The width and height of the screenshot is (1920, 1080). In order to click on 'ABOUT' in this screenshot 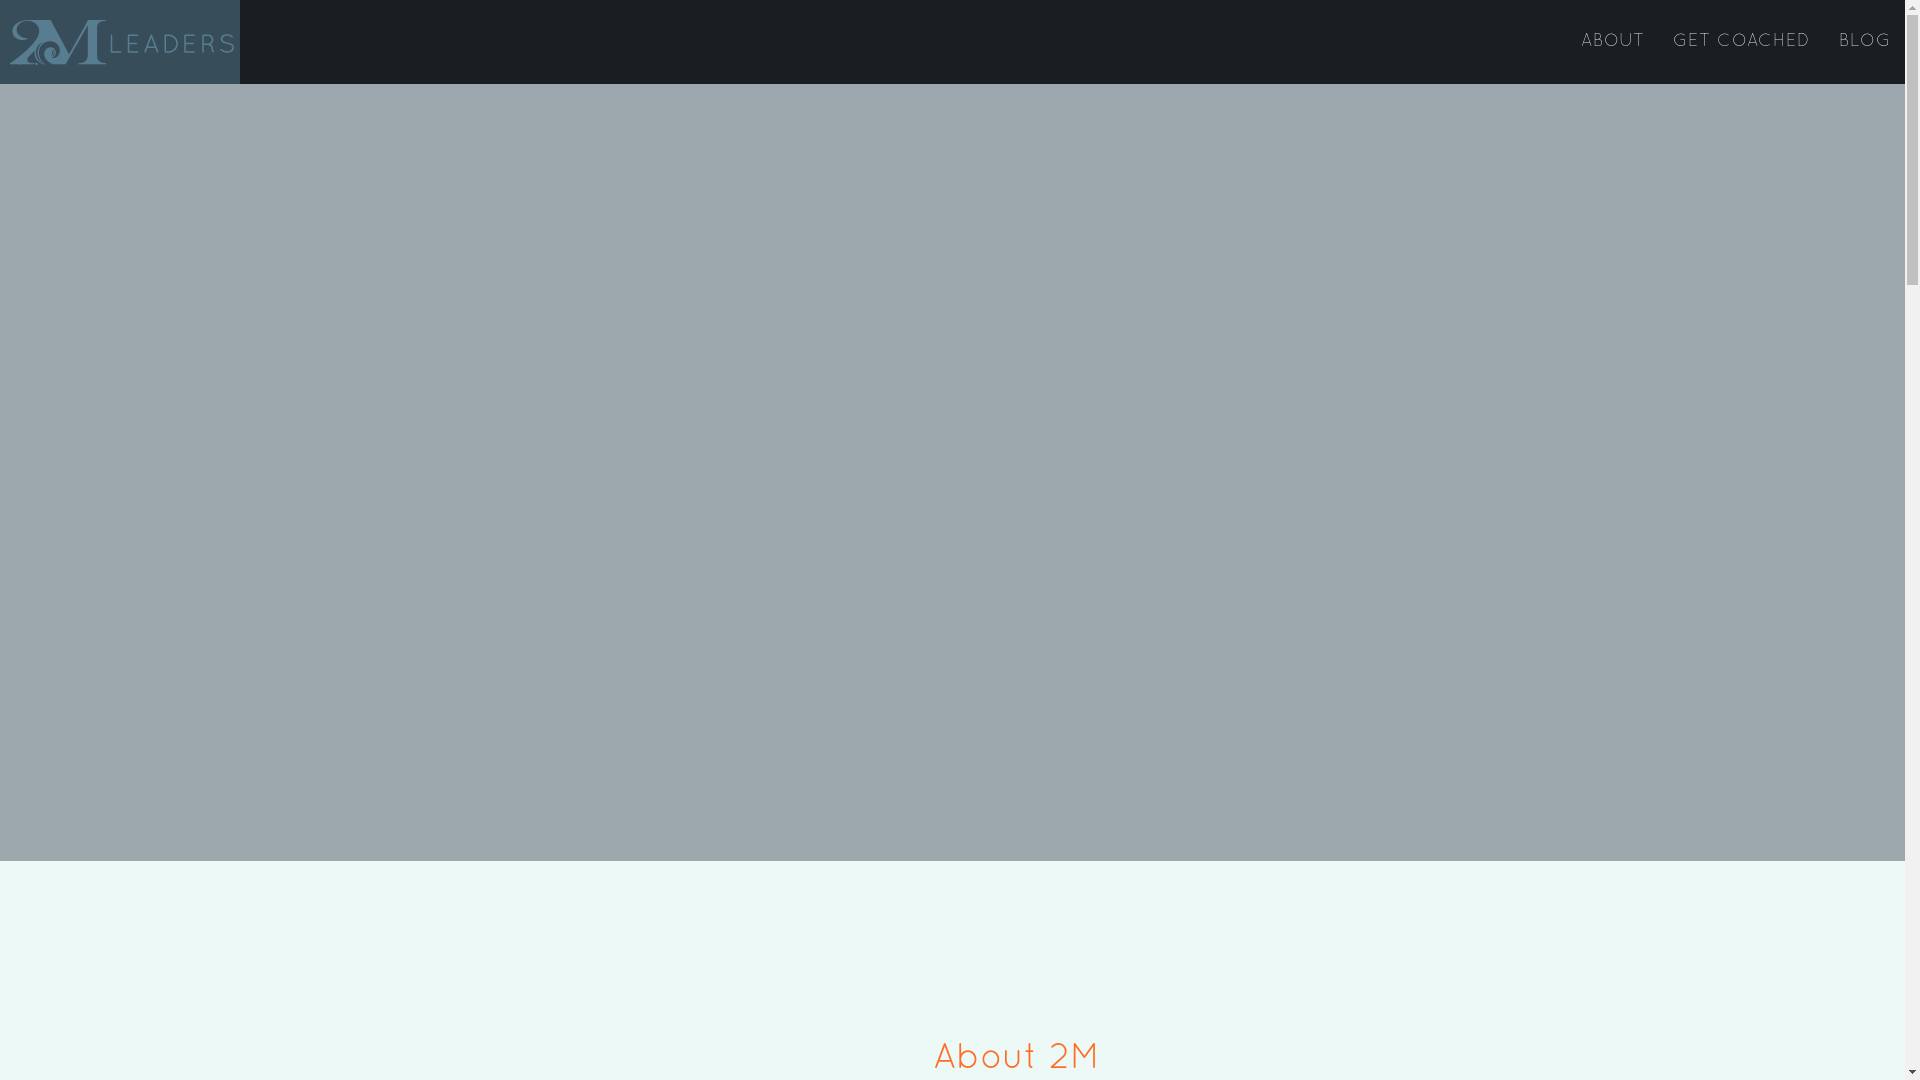, I will do `click(1612, 42)`.